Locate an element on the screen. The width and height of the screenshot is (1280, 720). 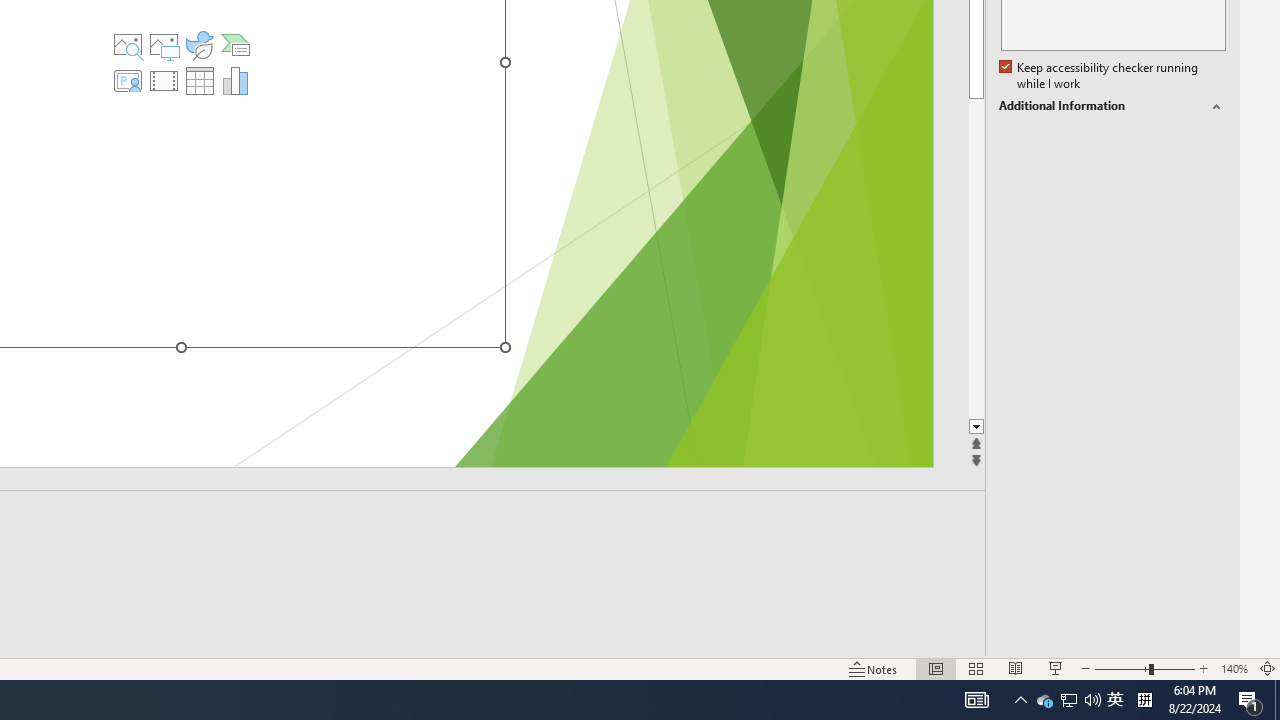
'Insert an Icon' is located at coordinates (200, 45).